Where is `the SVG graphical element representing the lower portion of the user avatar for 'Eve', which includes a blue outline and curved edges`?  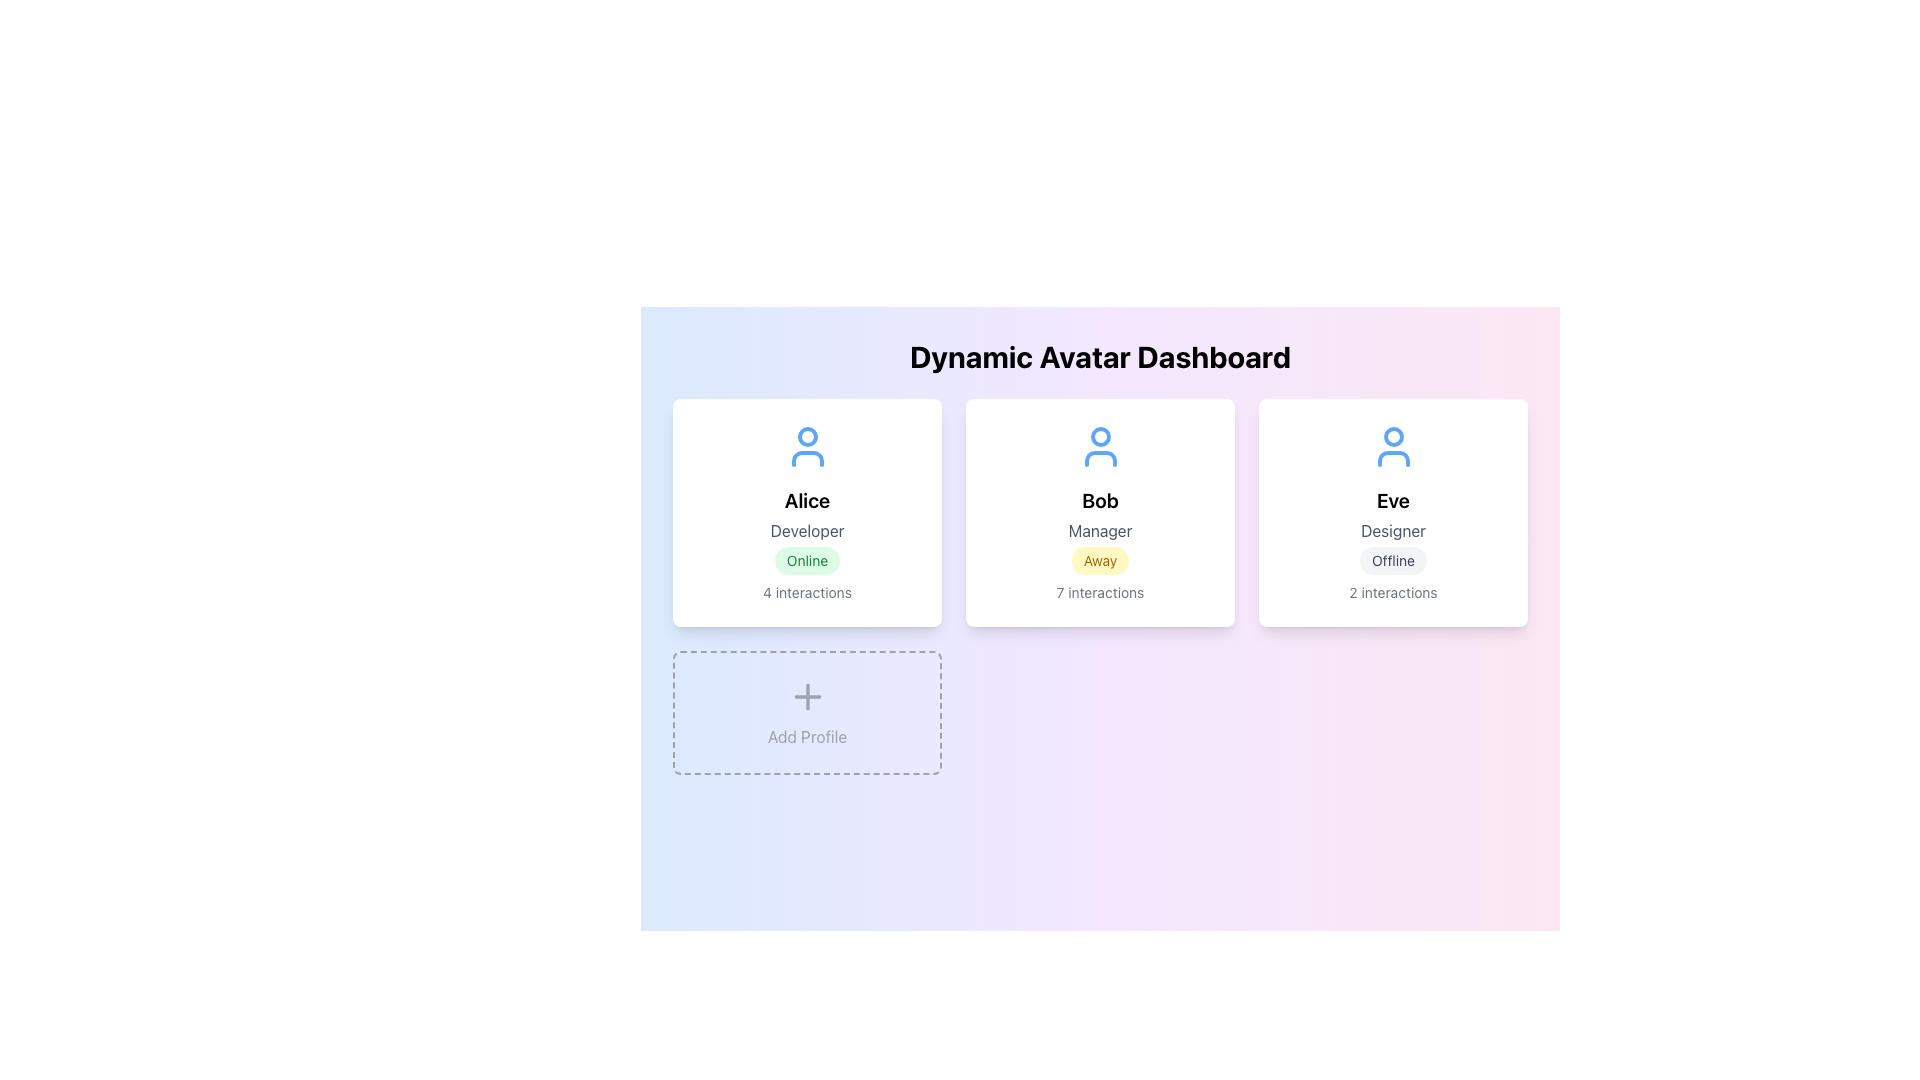 the SVG graphical element representing the lower portion of the user avatar for 'Eve', which includes a blue outline and curved edges is located at coordinates (1392, 459).